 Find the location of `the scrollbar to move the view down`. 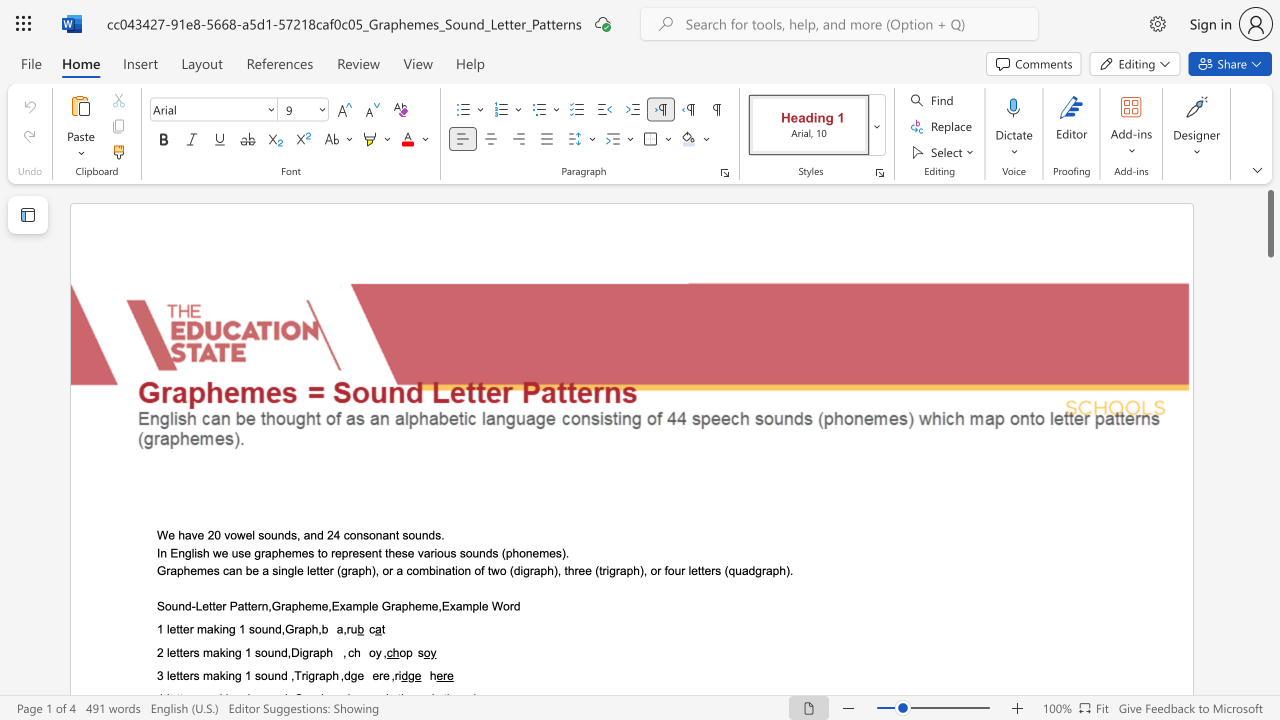

the scrollbar to move the view down is located at coordinates (1269, 588).